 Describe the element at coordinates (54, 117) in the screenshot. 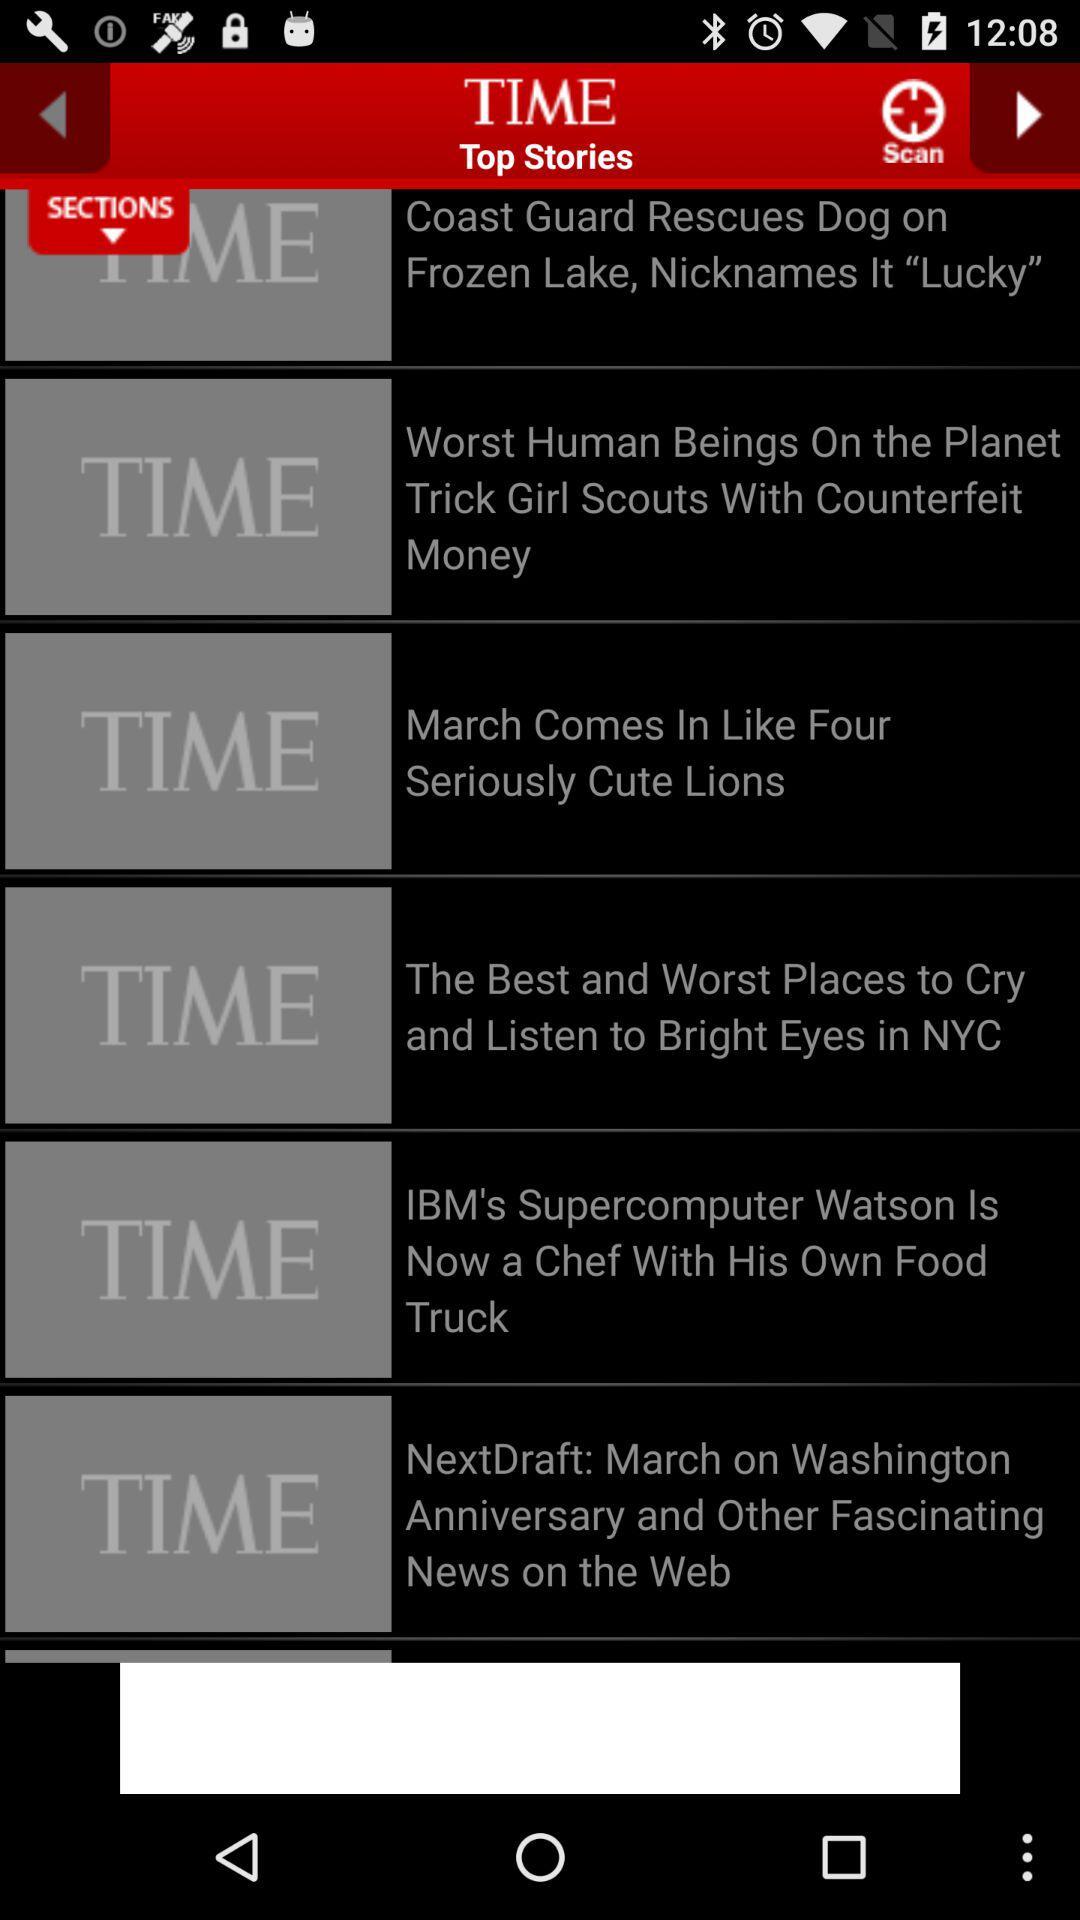

I see `previous` at that location.